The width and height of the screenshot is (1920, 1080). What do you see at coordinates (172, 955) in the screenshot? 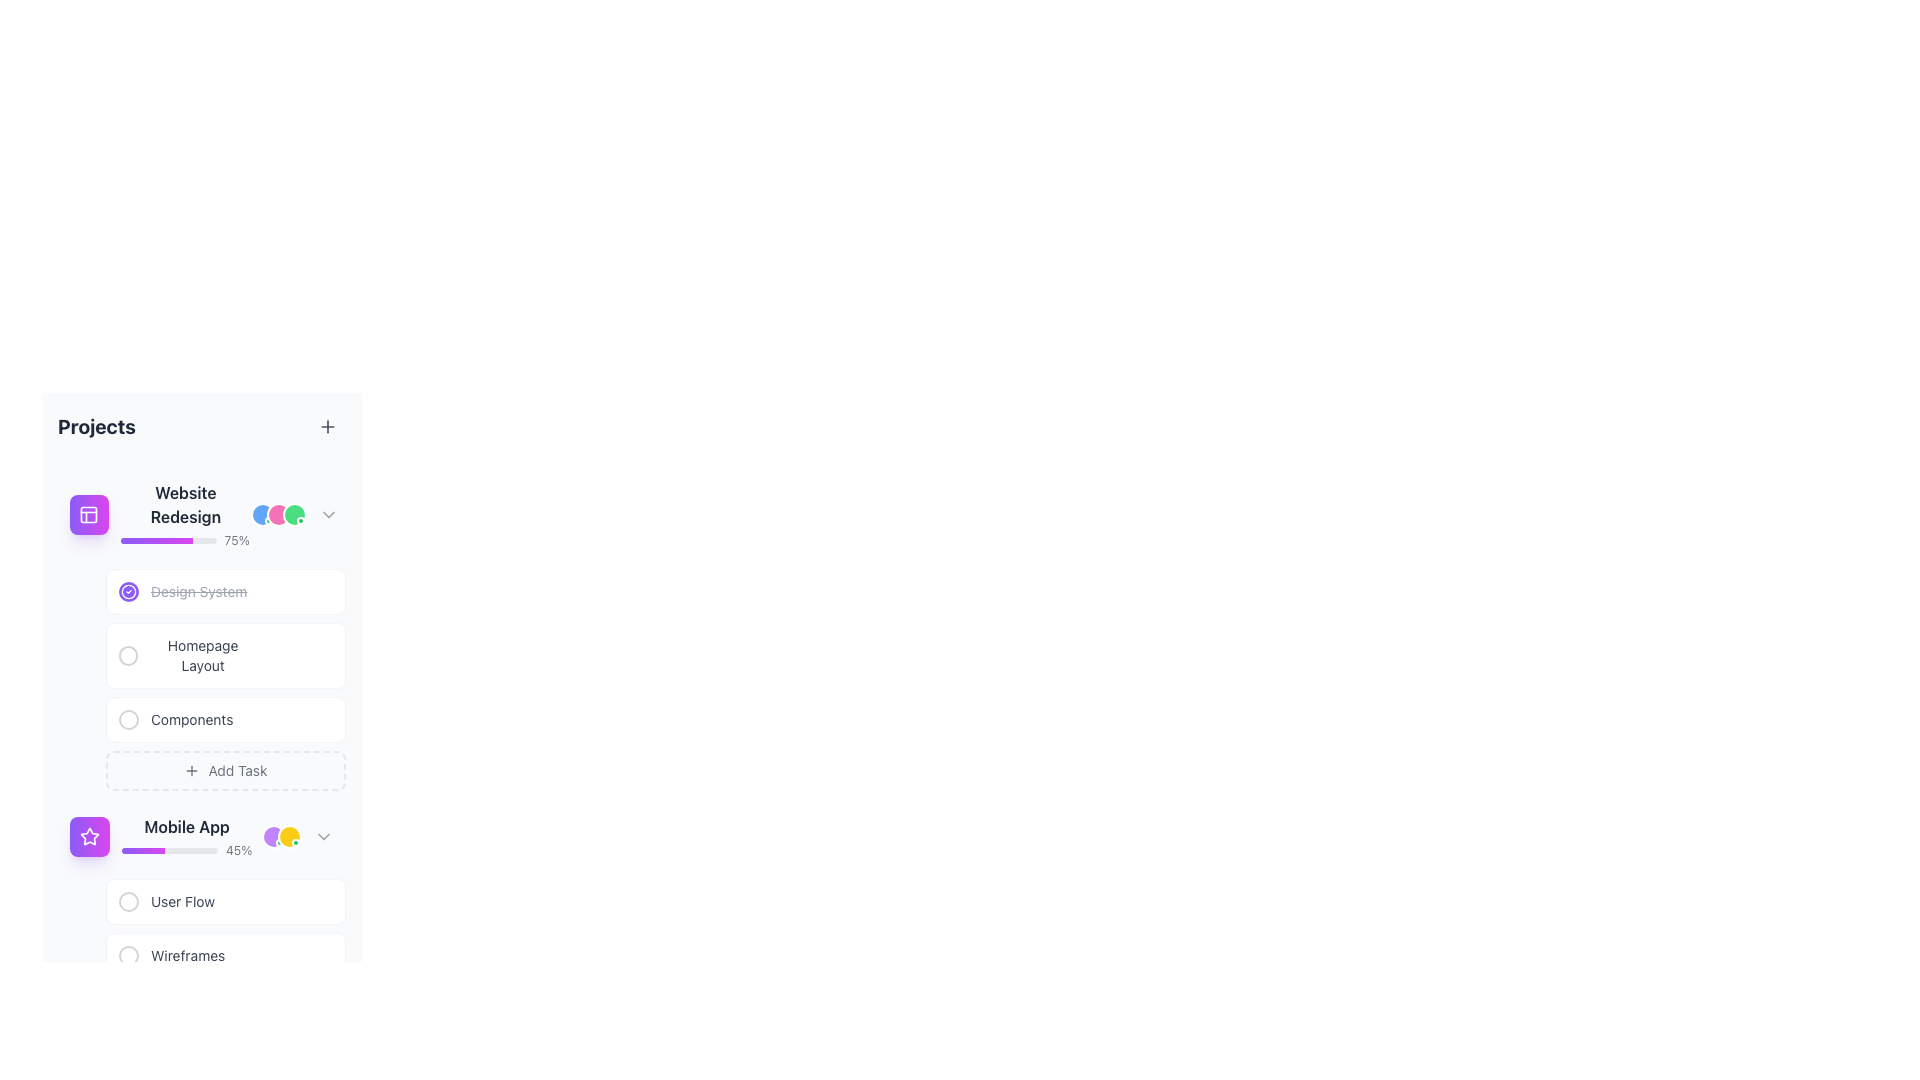
I see `label text 'Wireframes' located in the third section of the 'Projects' panel, aligned to the right of a circular icon` at bounding box center [172, 955].